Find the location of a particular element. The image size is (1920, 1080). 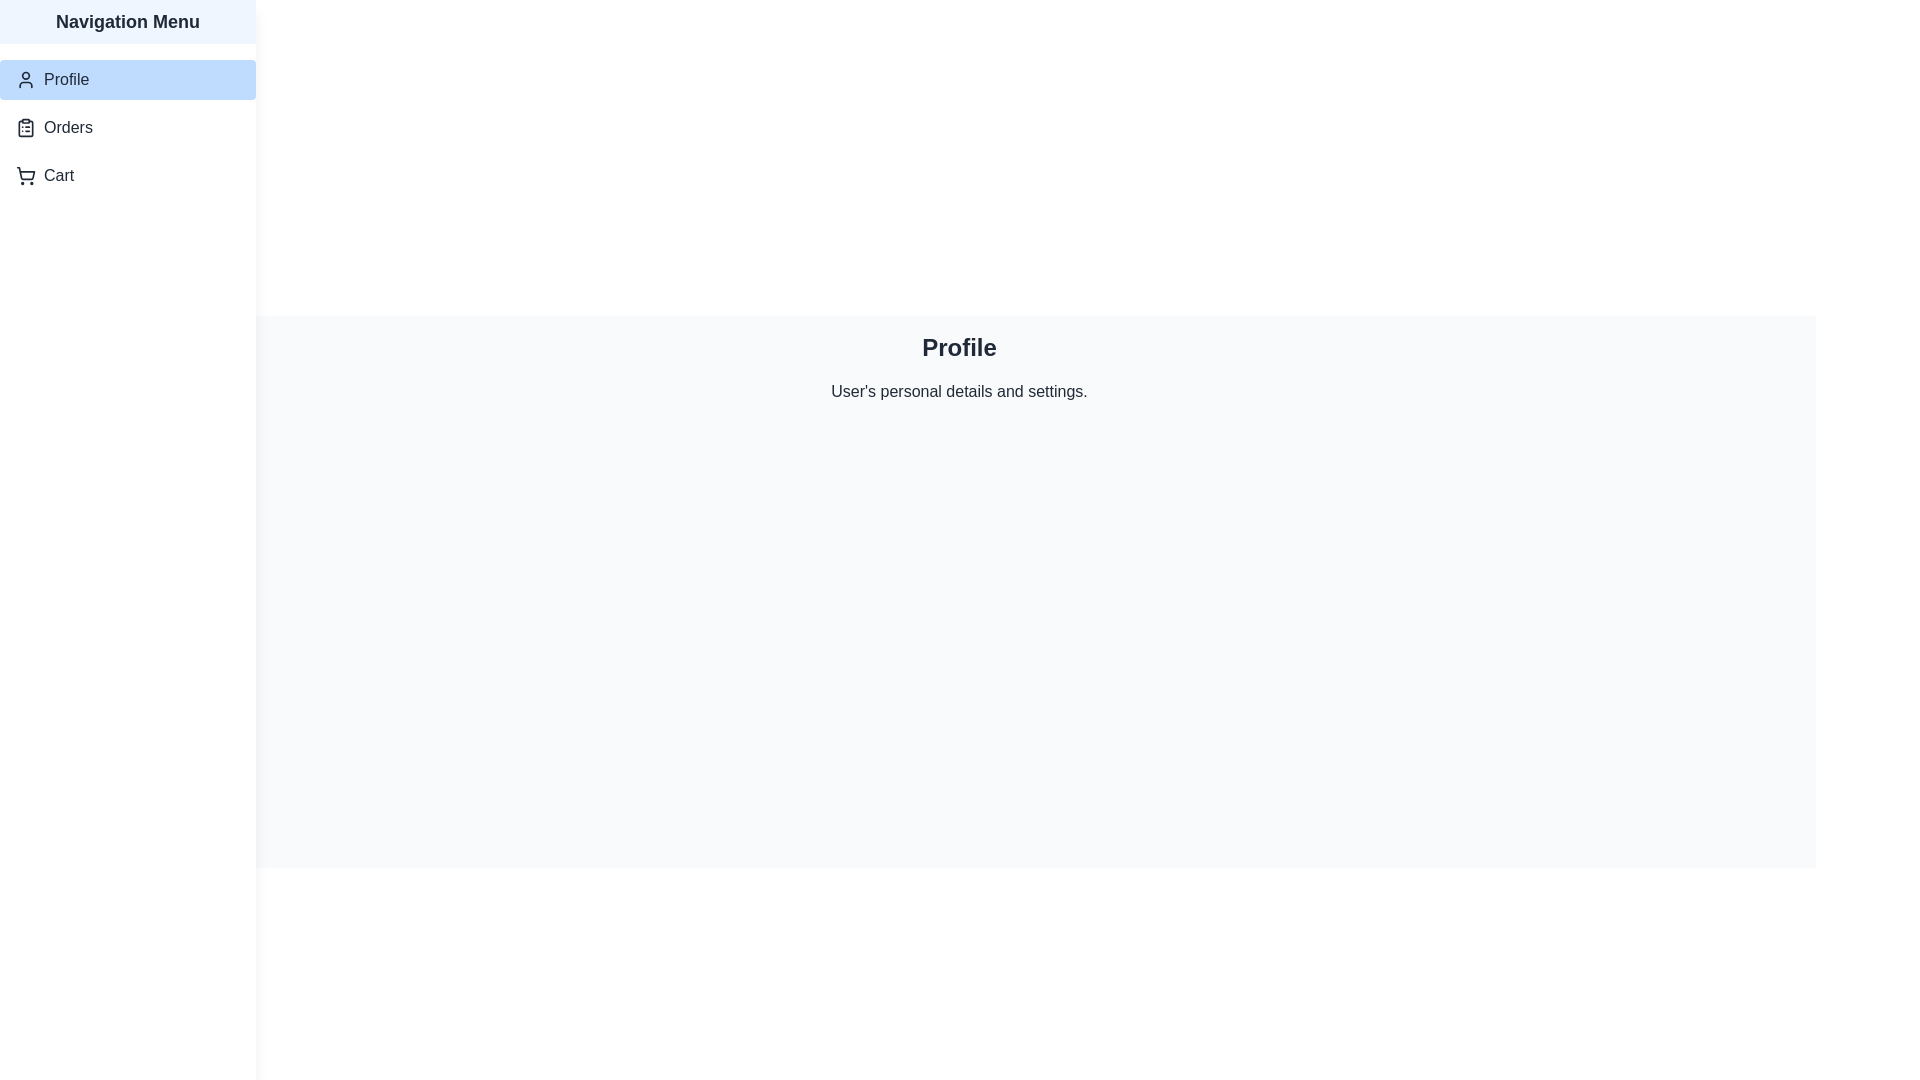

the navigation text label located in the vertical menu on the left side is located at coordinates (66, 79).